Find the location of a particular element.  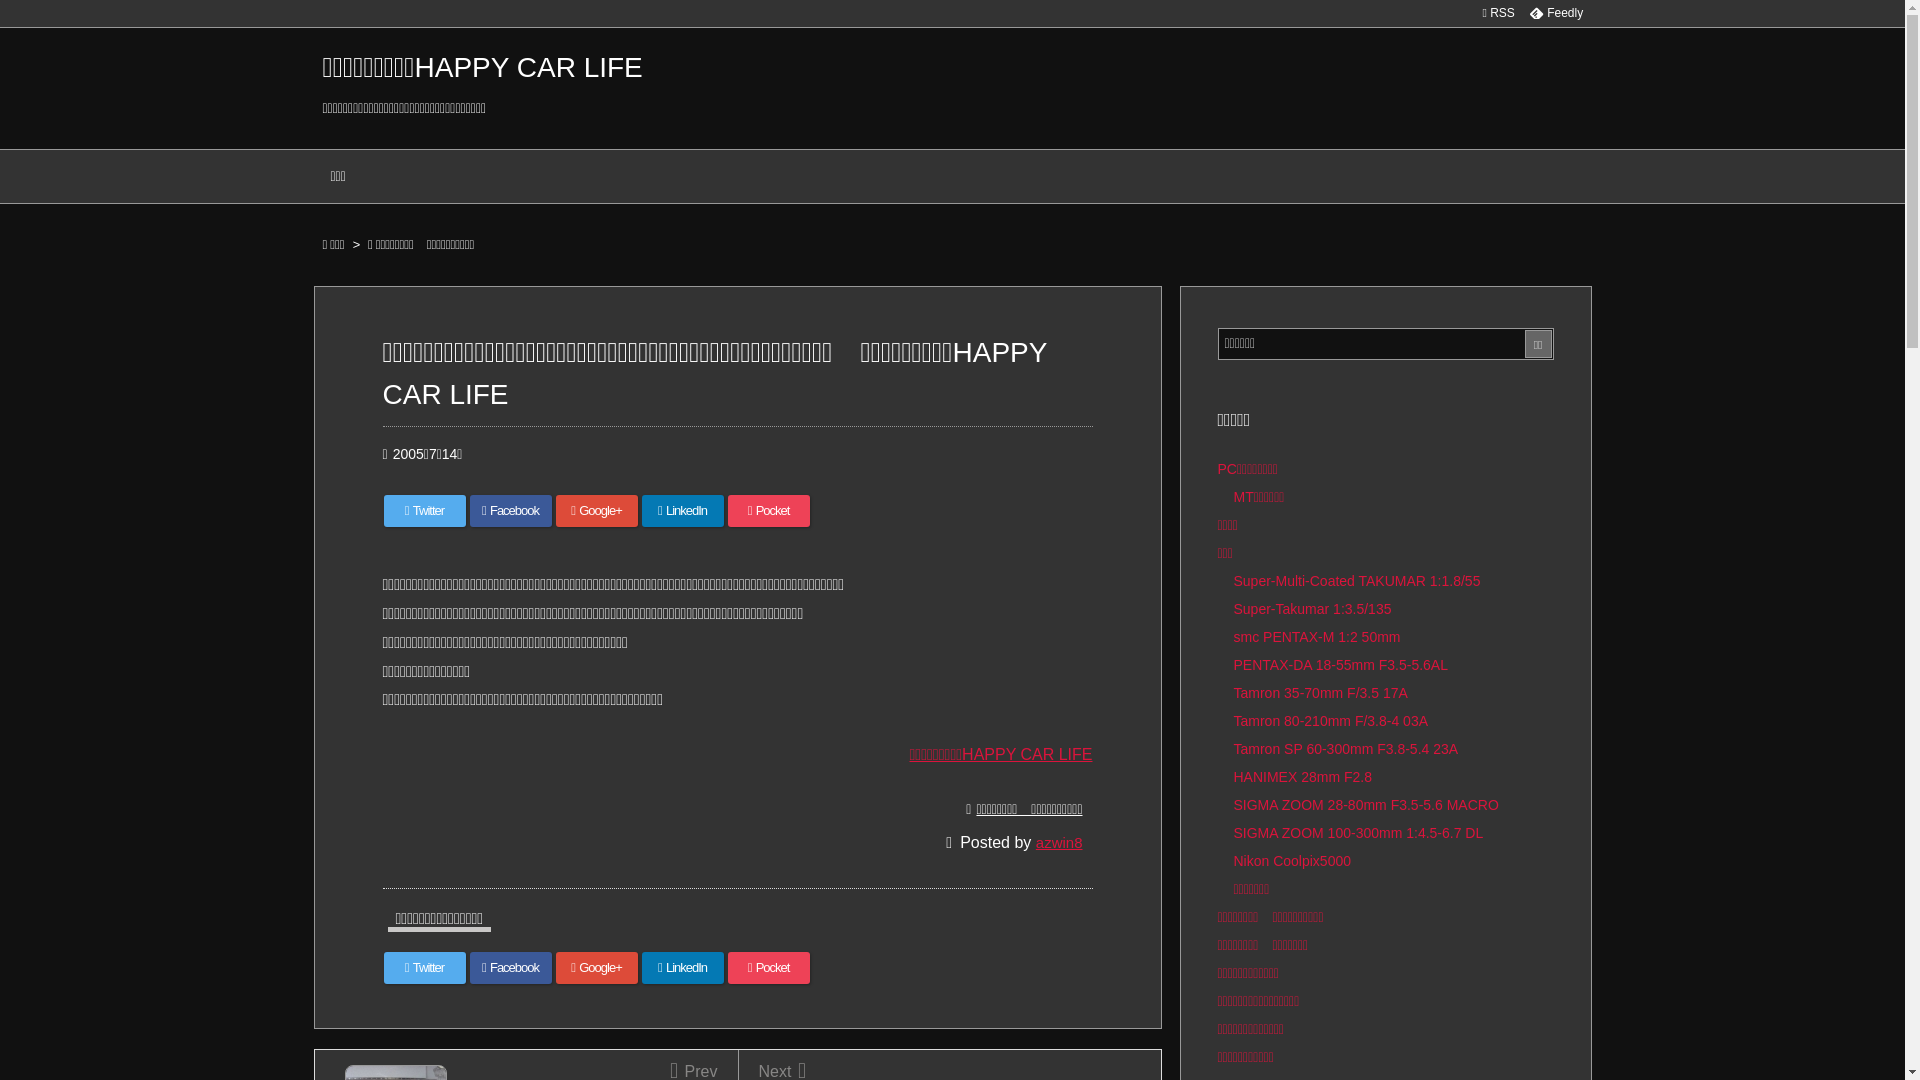

'Tamron 80-210mm F/3.8-4 03A' is located at coordinates (1331, 721).